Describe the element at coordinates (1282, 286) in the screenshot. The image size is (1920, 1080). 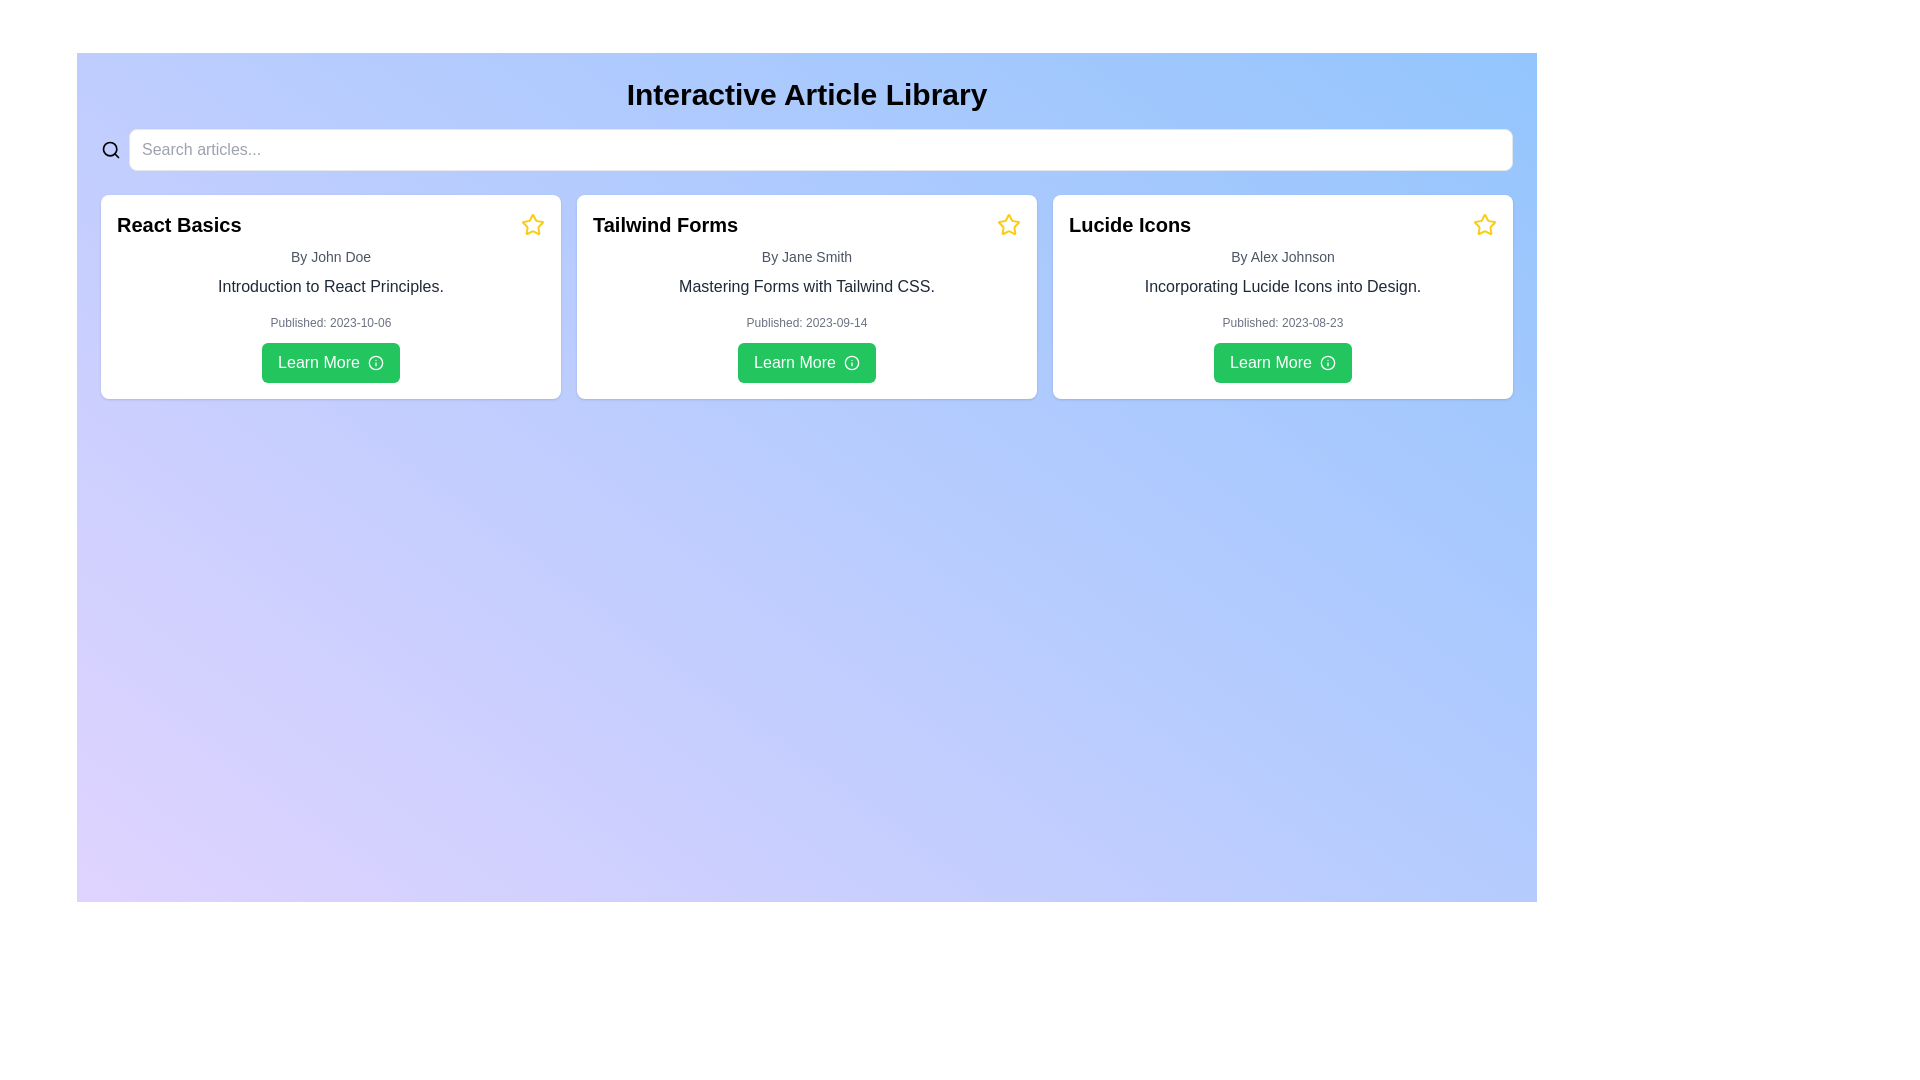
I see `the static text that reads 'Incorporating Lucide Icons into Design.' which is styled with a gray font and positioned below 'By Alex Johnson' within the third card` at that location.